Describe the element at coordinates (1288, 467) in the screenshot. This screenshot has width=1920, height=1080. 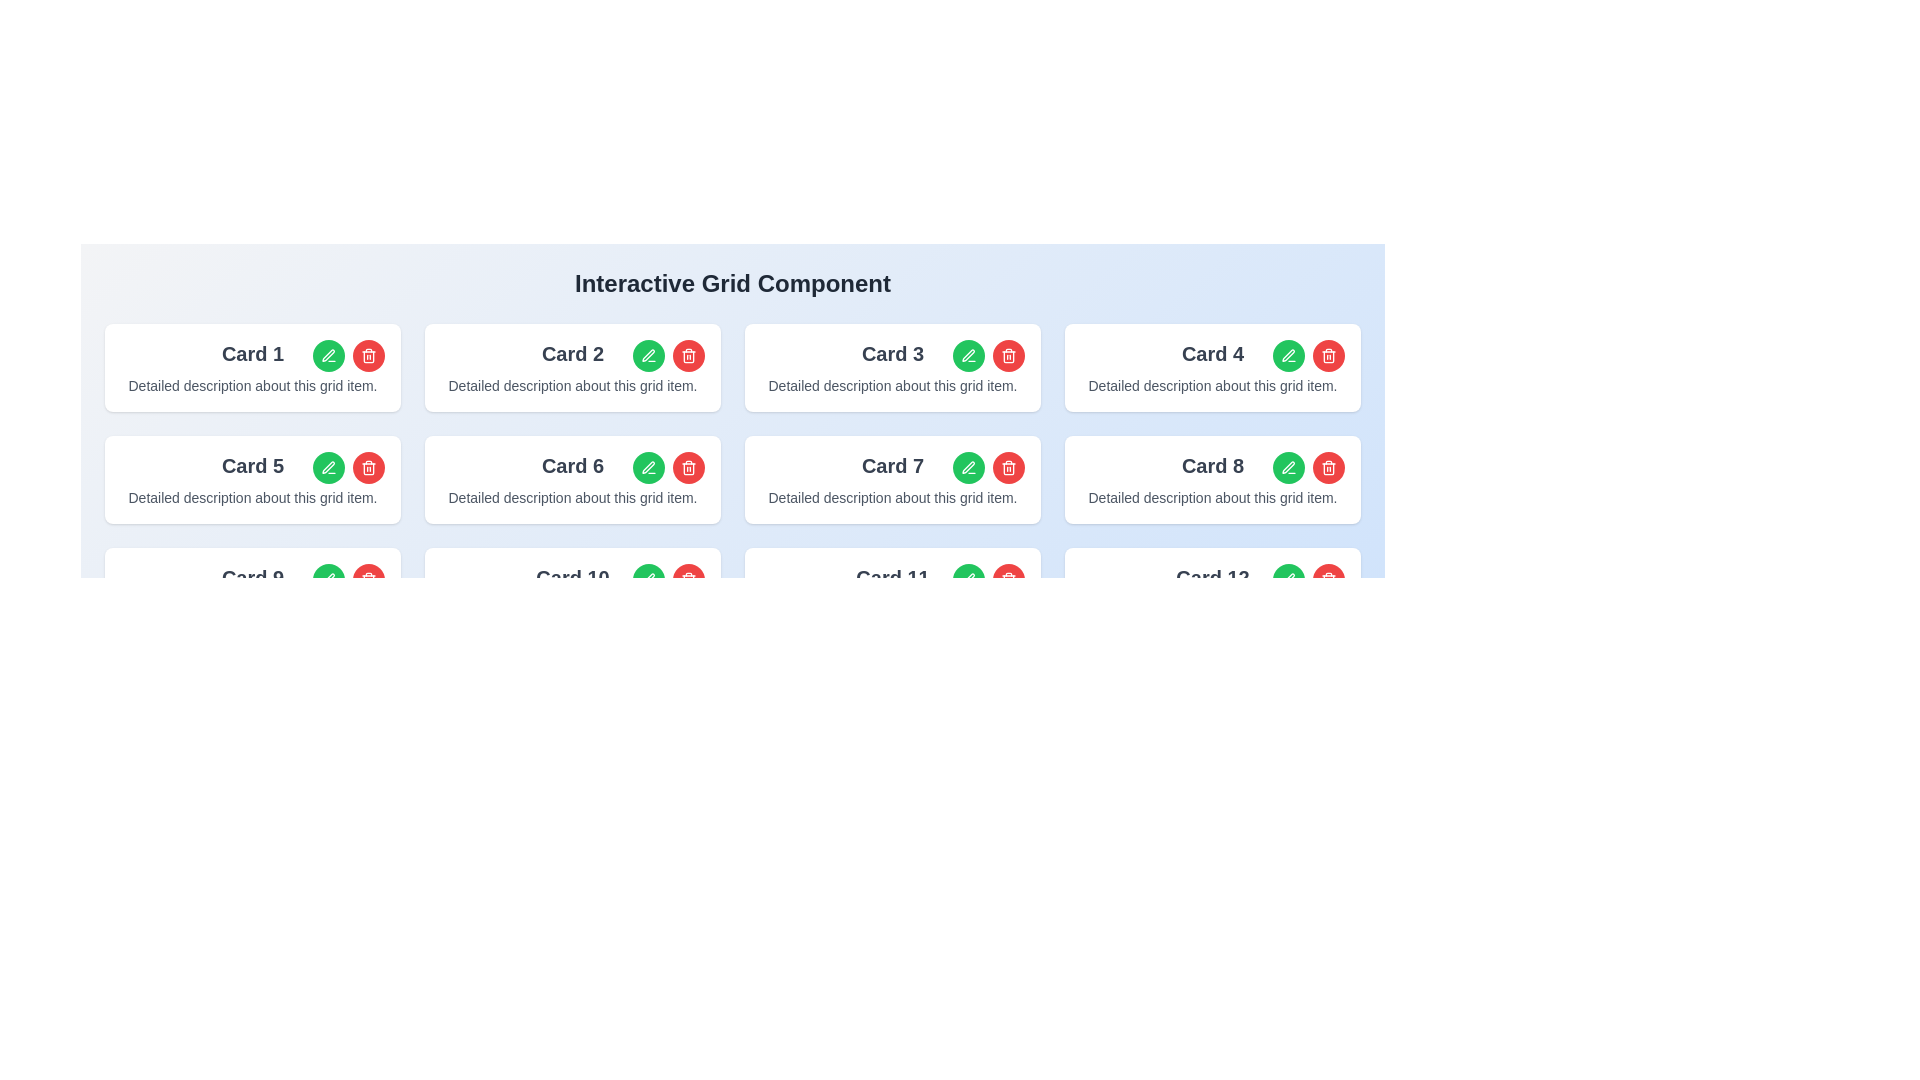
I see `the stylized pen tip icon located within 'Card 8' in the interactive grid layout, which is part of the icon set for editing and deletion functionalities` at that location.